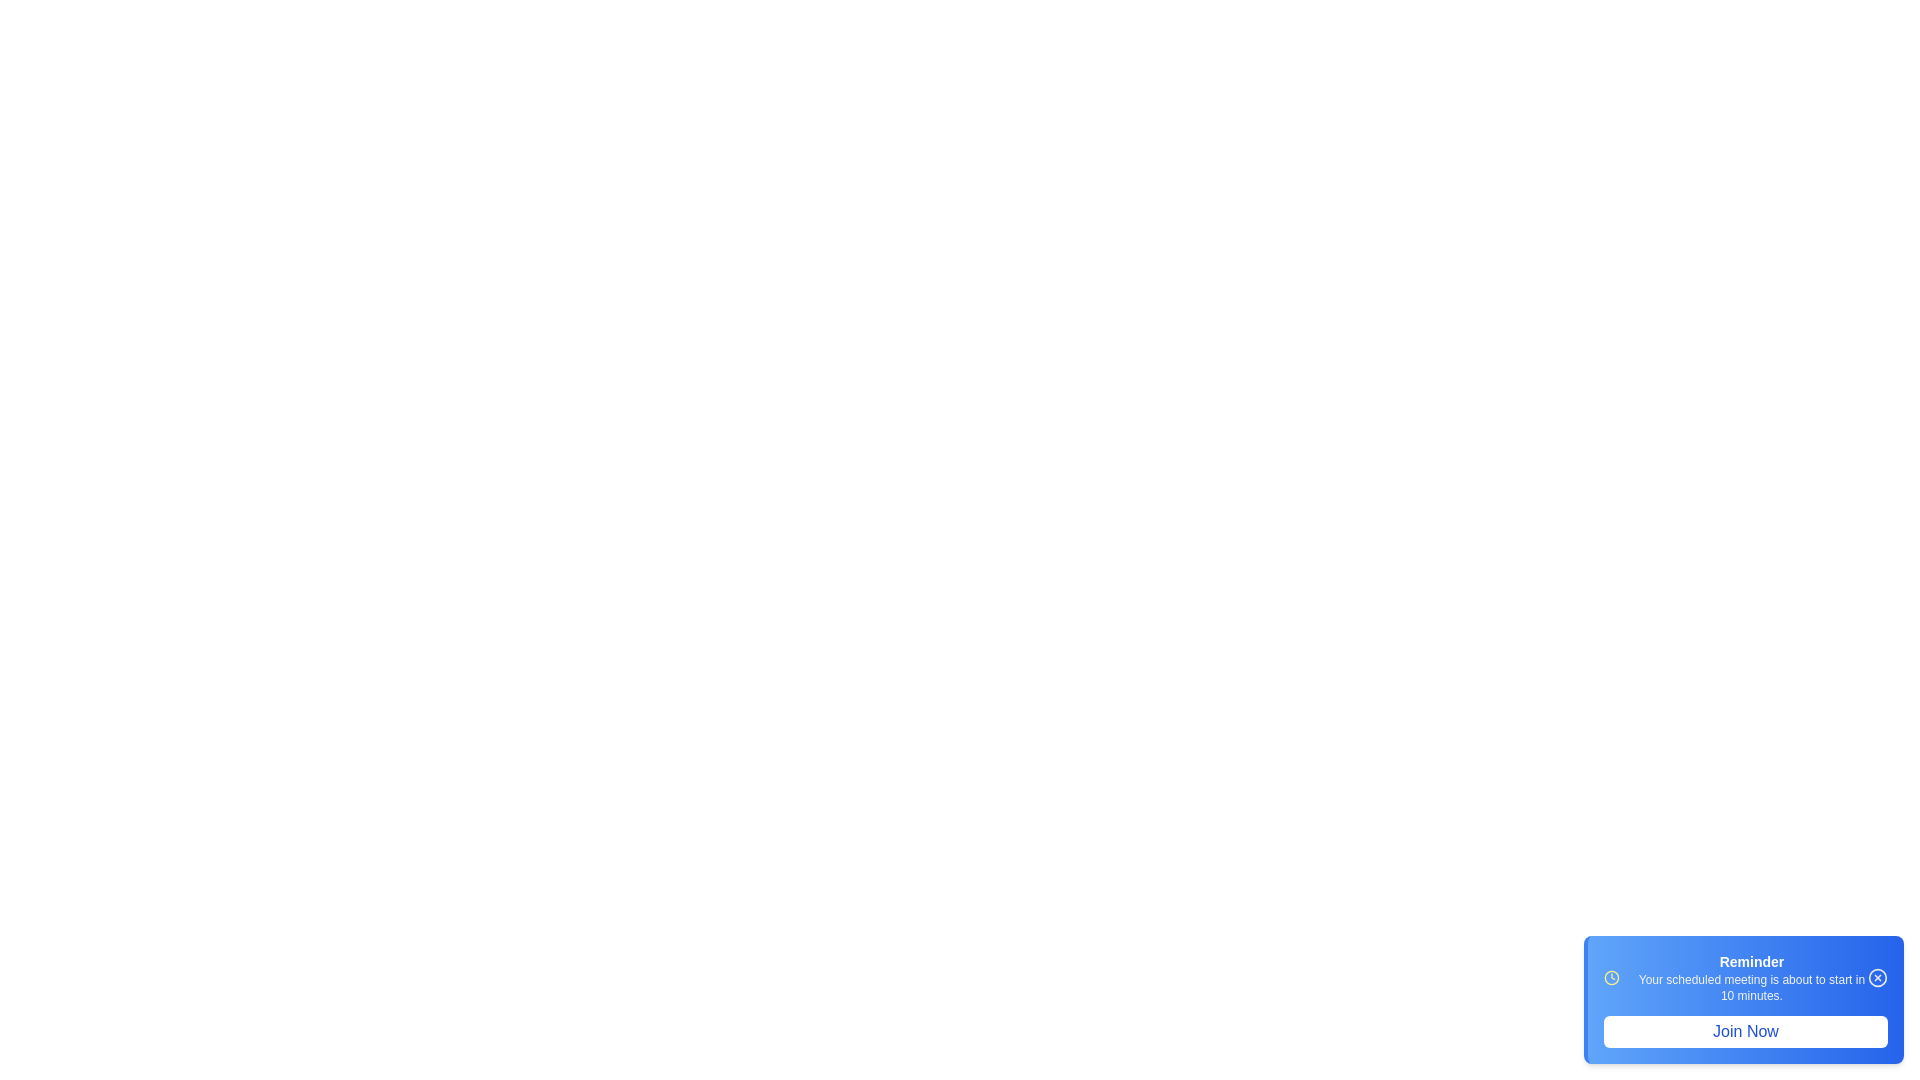 This screenshot has width=1920, height=1080. Describe the element at coordinates (1876, 977) in the screenshot. I see `the close button to dismiss the snackbar` at that location.